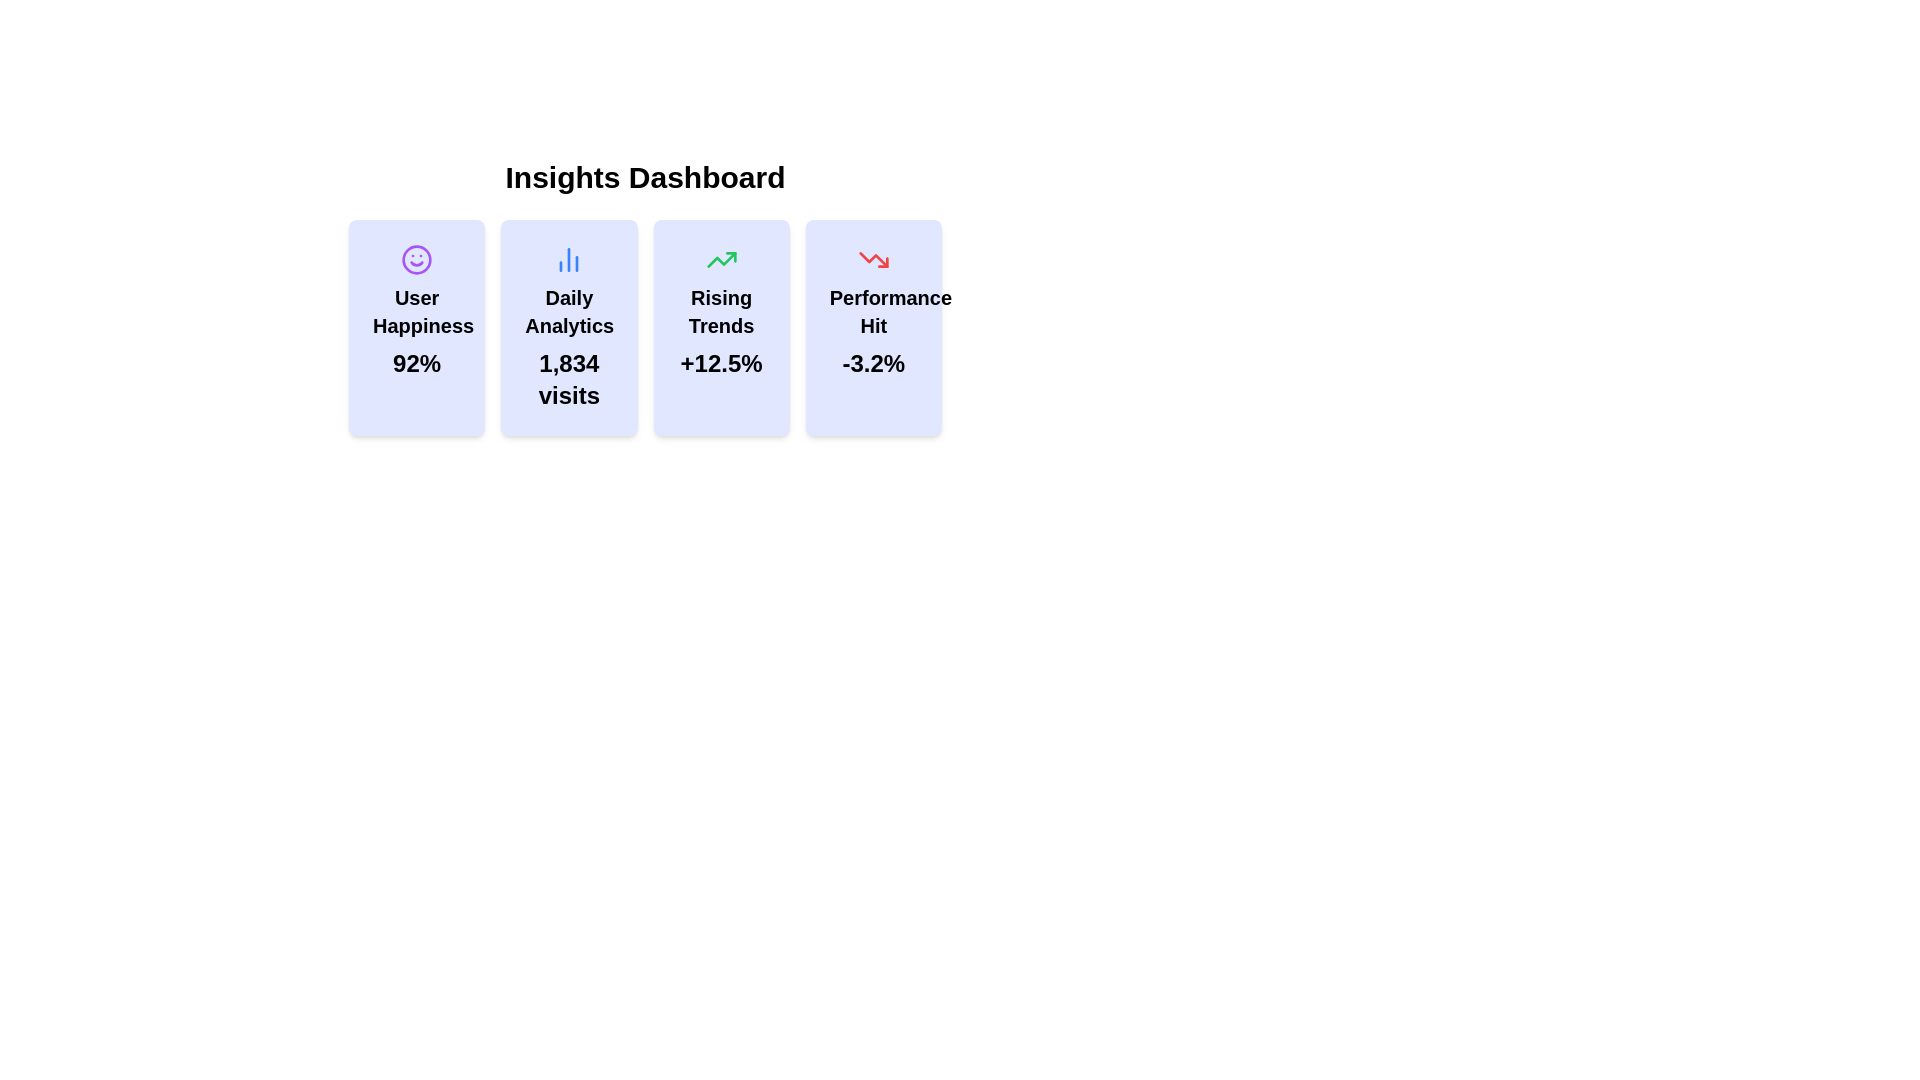 The height and width of the screenshot is (1080, 1920). What do you see at coordinates (873, 258) in the screenshot?
I see `the downward trend indicator icon within the 'Performance Hit' card, which is the fourth card from the left in the 'Insights Dashboard'` at bounding box center [873, 258].